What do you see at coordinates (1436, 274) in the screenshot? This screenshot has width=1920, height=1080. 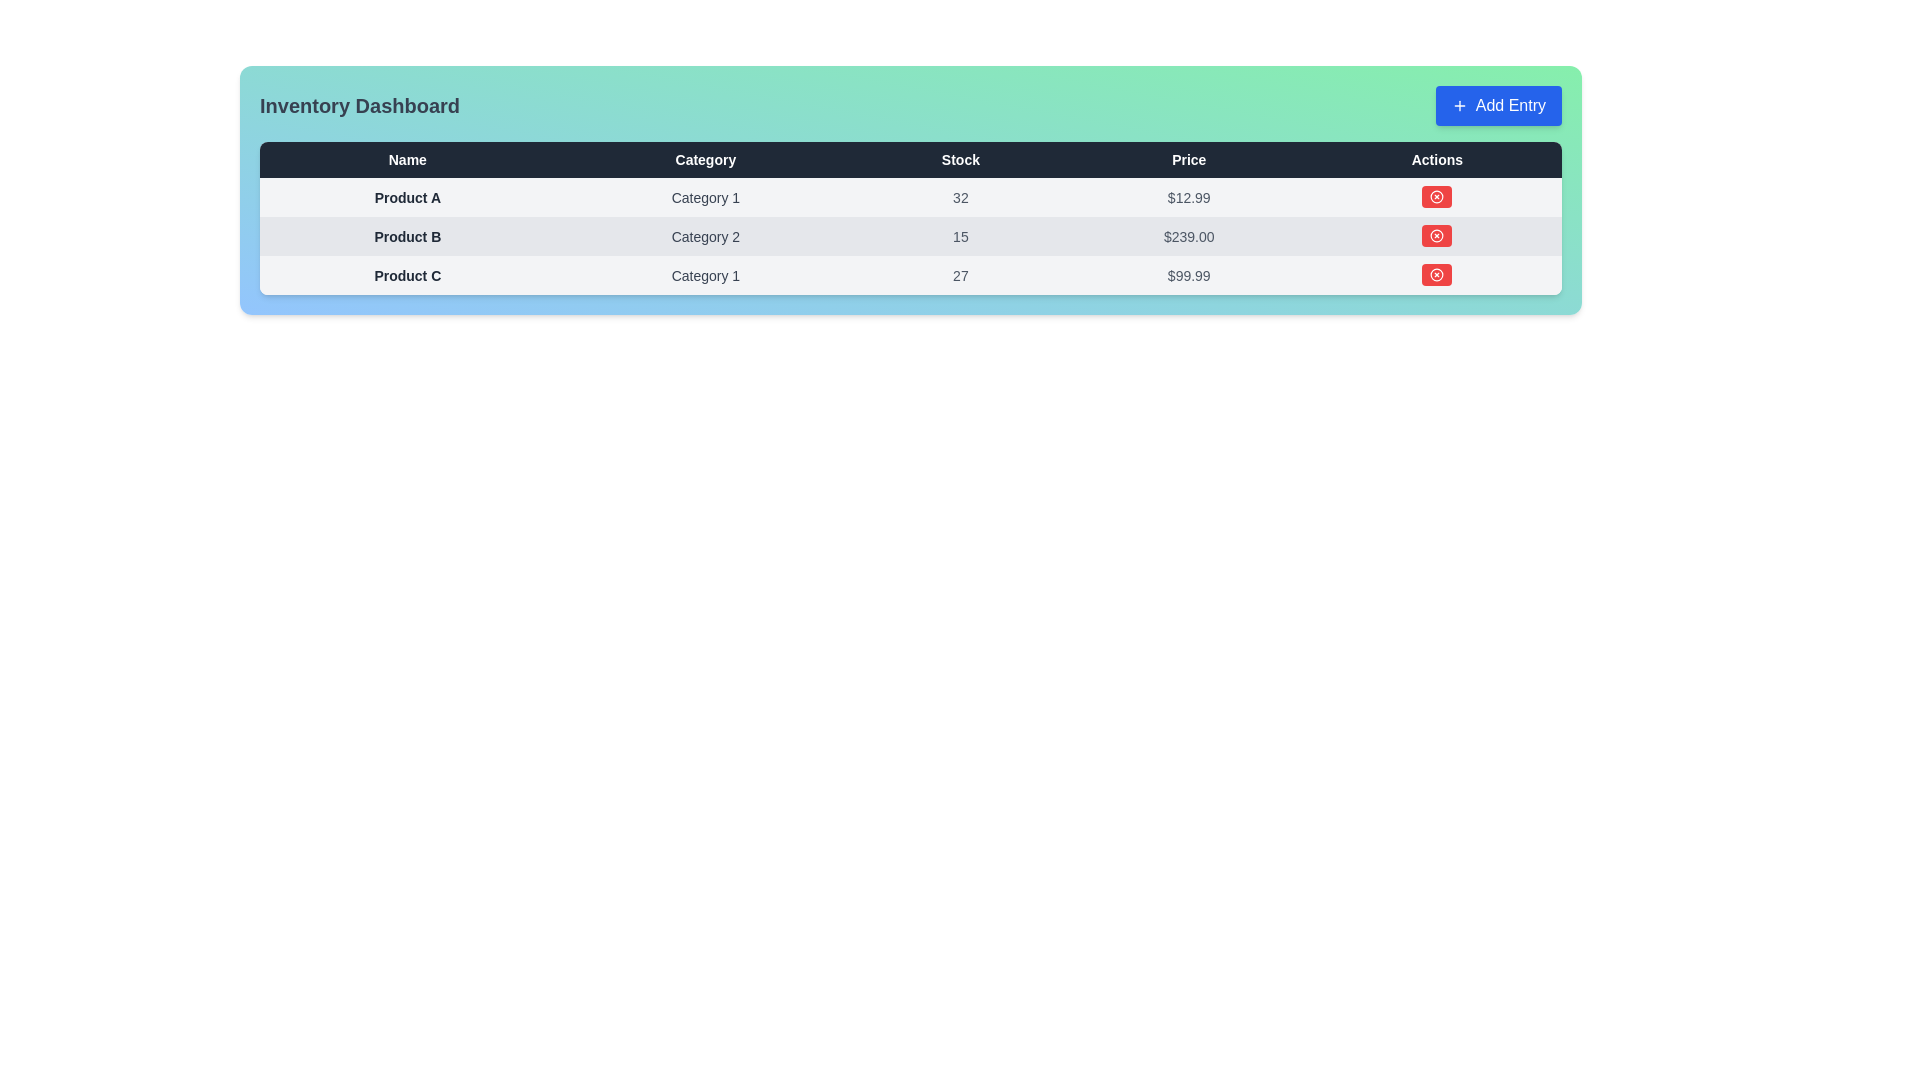 I see `the delete button in the 'Actions' column of the second row` at bounding box center [1436, 274].